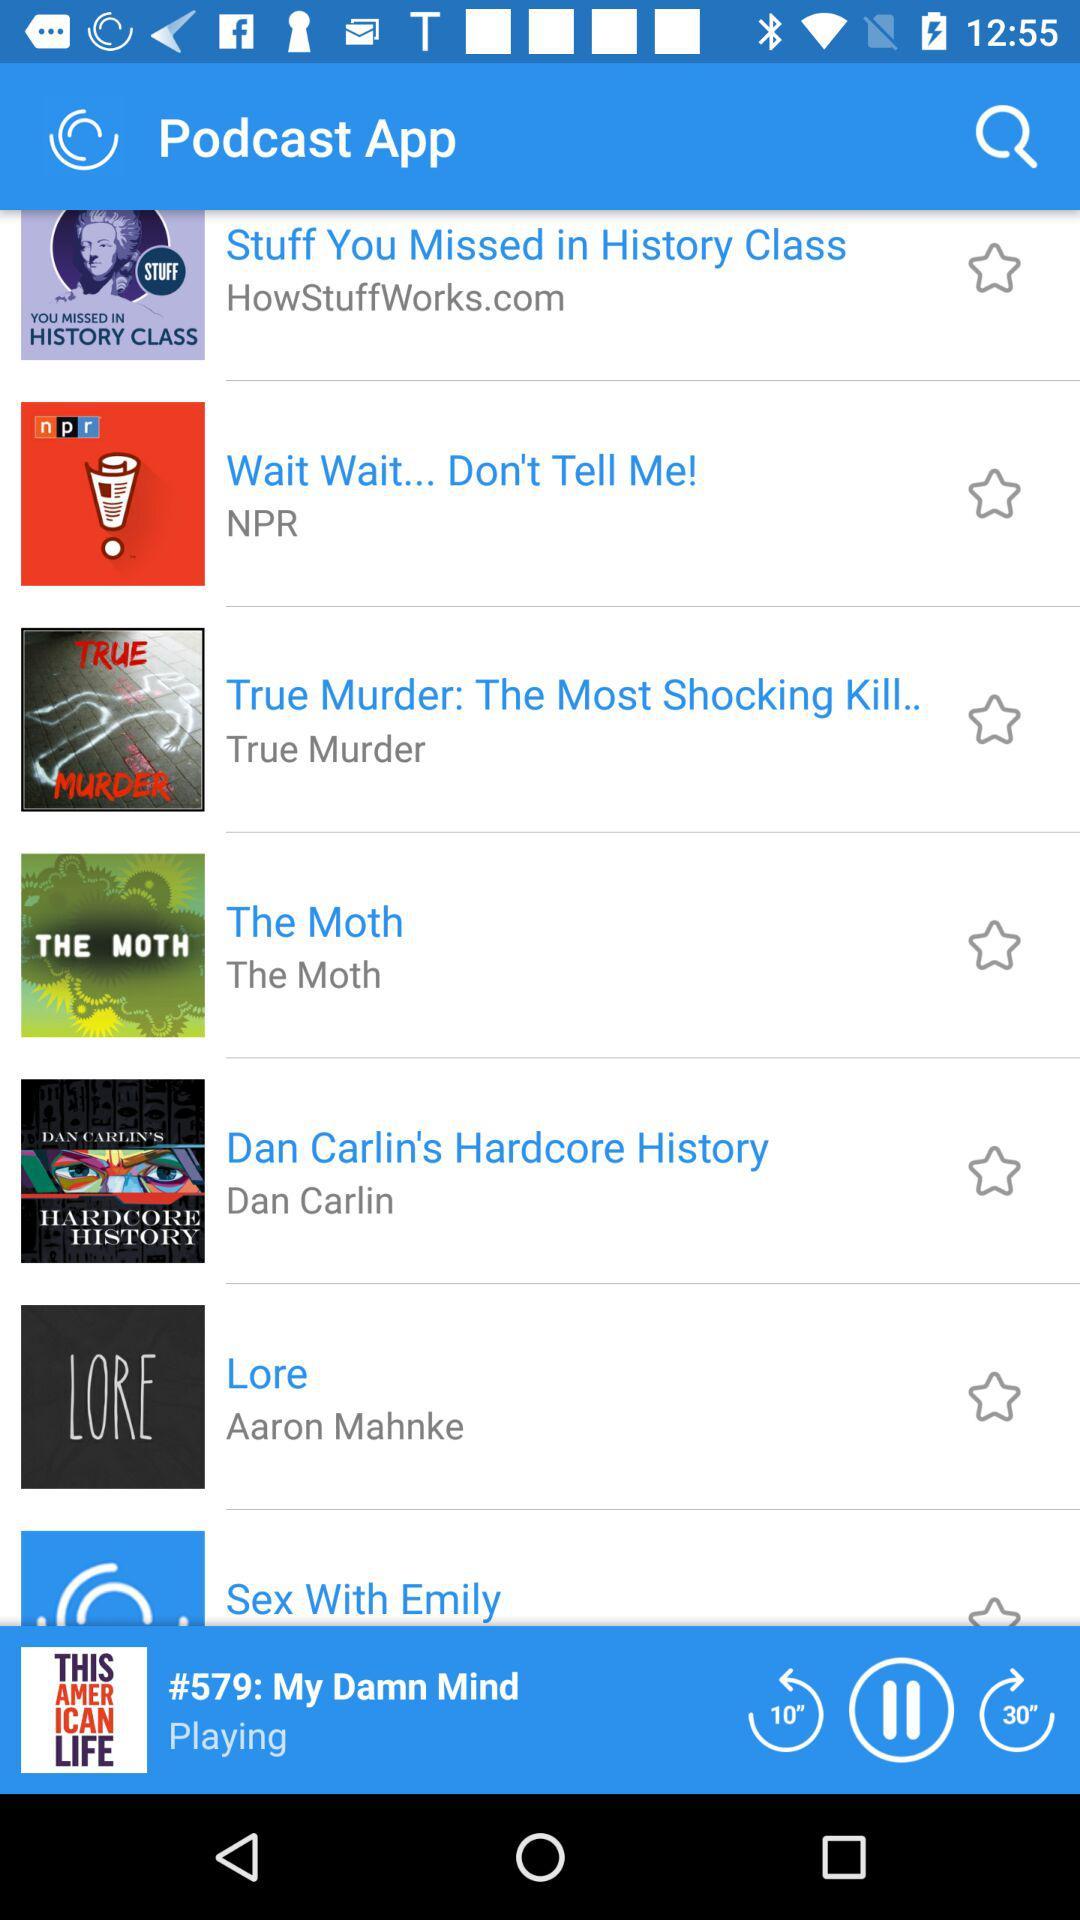 Image resolution: width=1080 pixels, height=1920 pixels. Describe the element at coordinates (785, 1708) in the screenshot. I see `rewind for 10 seconds` at that location.